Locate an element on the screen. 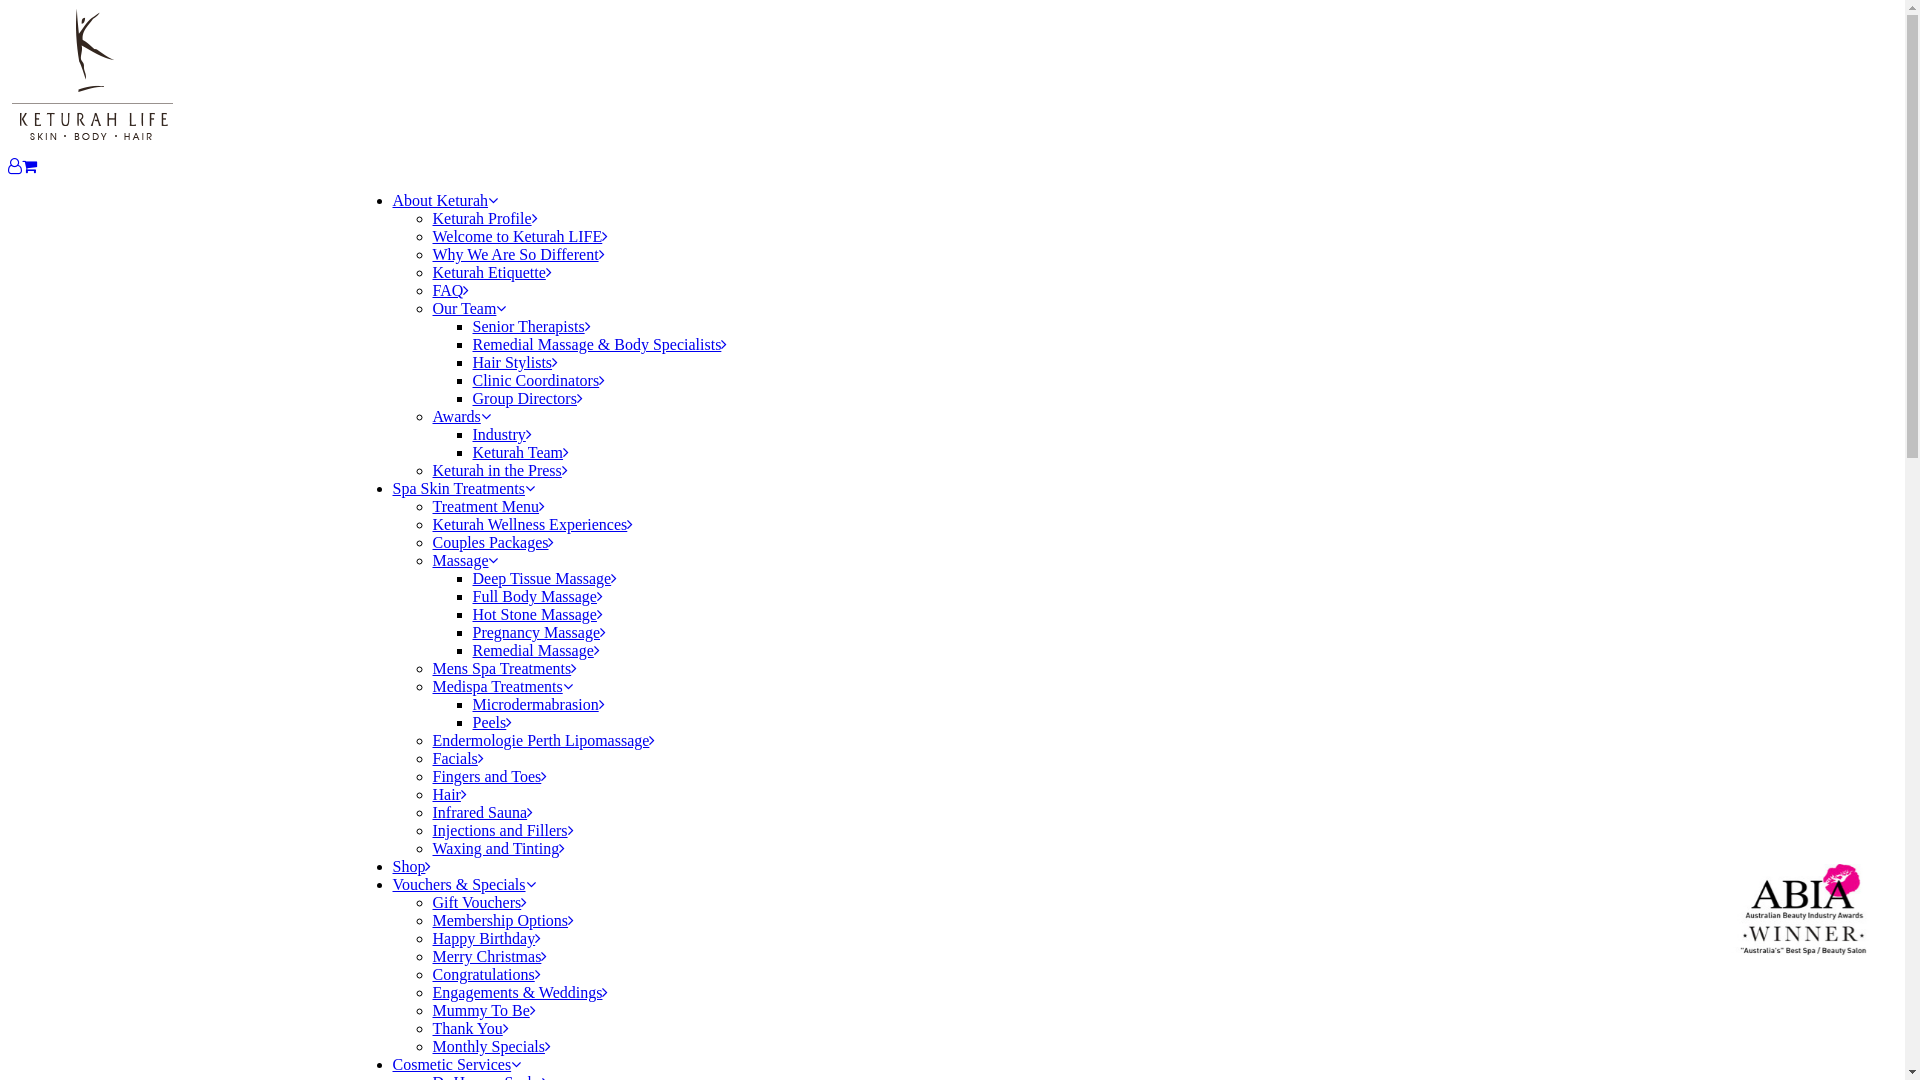  'Spa Skin Treatments' is located at coordinates (461, 488).